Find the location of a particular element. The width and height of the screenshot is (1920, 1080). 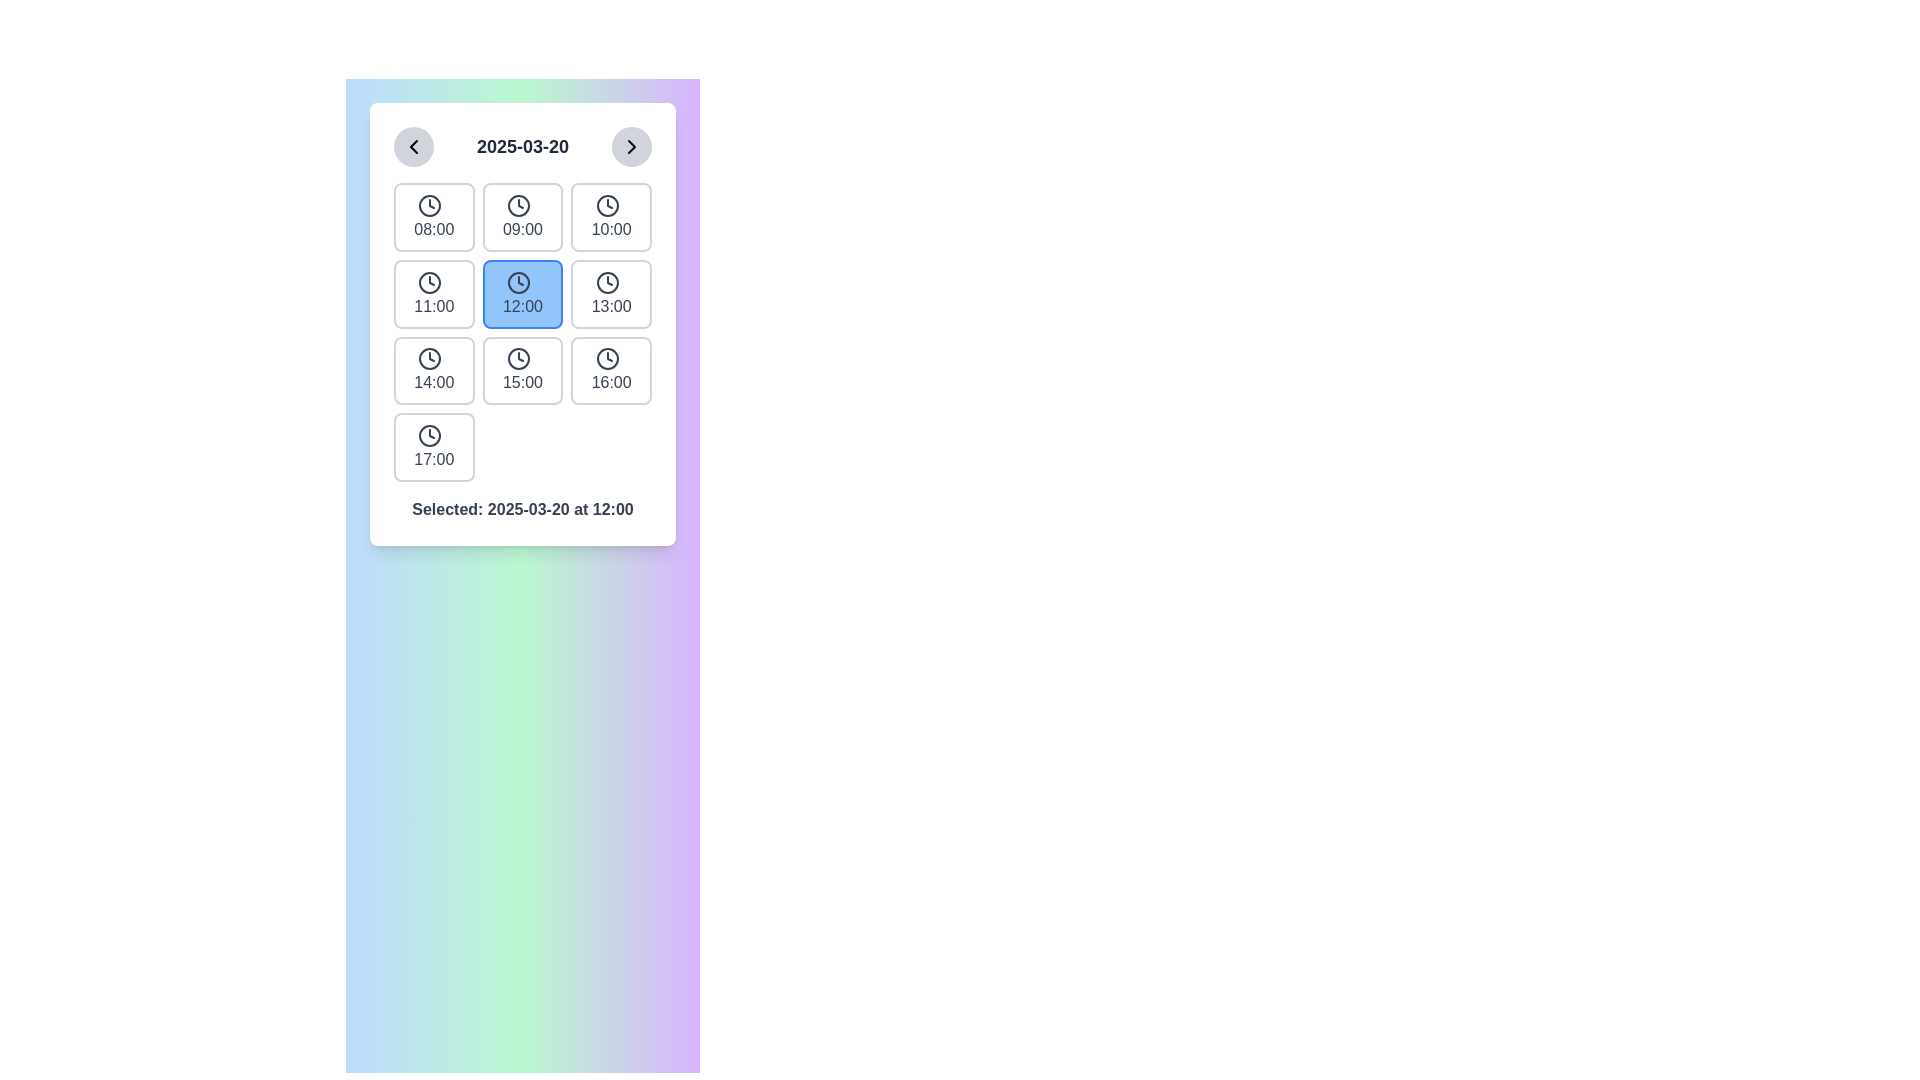

the rectangular button displaying '10:00' with a clock icon at the top is located at coordinates (610, 217).